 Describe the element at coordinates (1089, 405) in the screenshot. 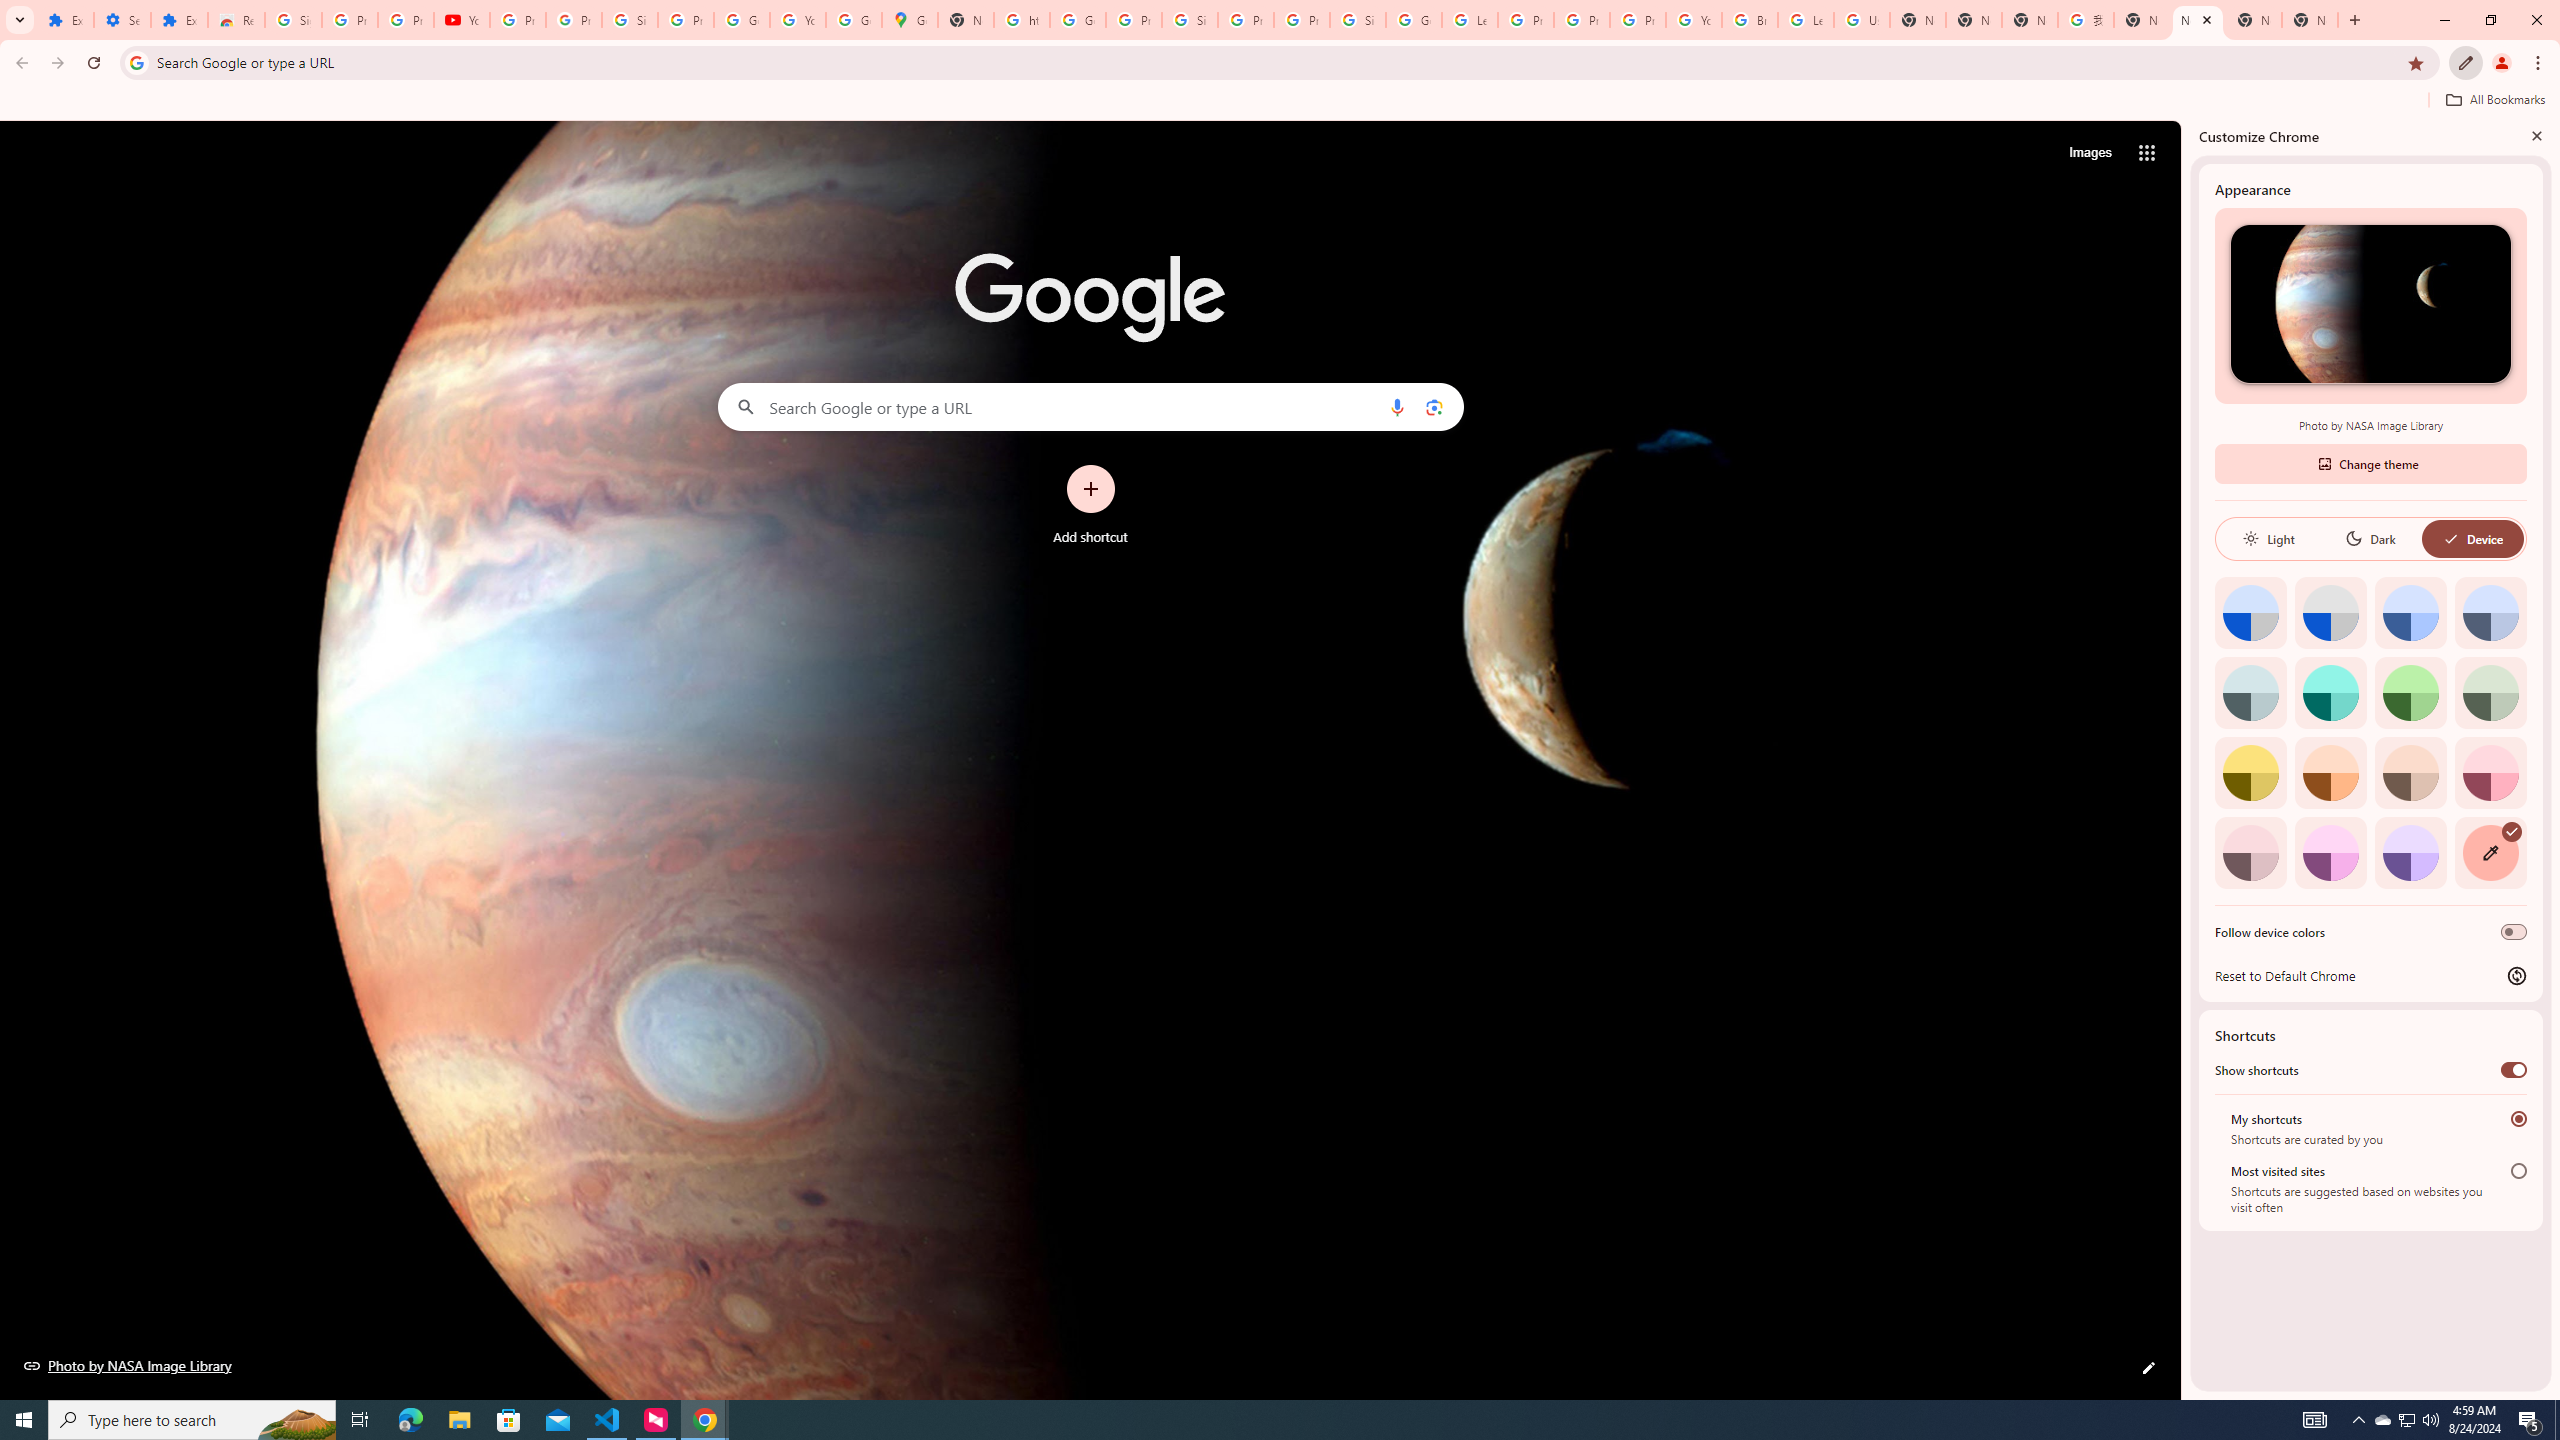

I see `'Search Google or type a URL'` at that location.